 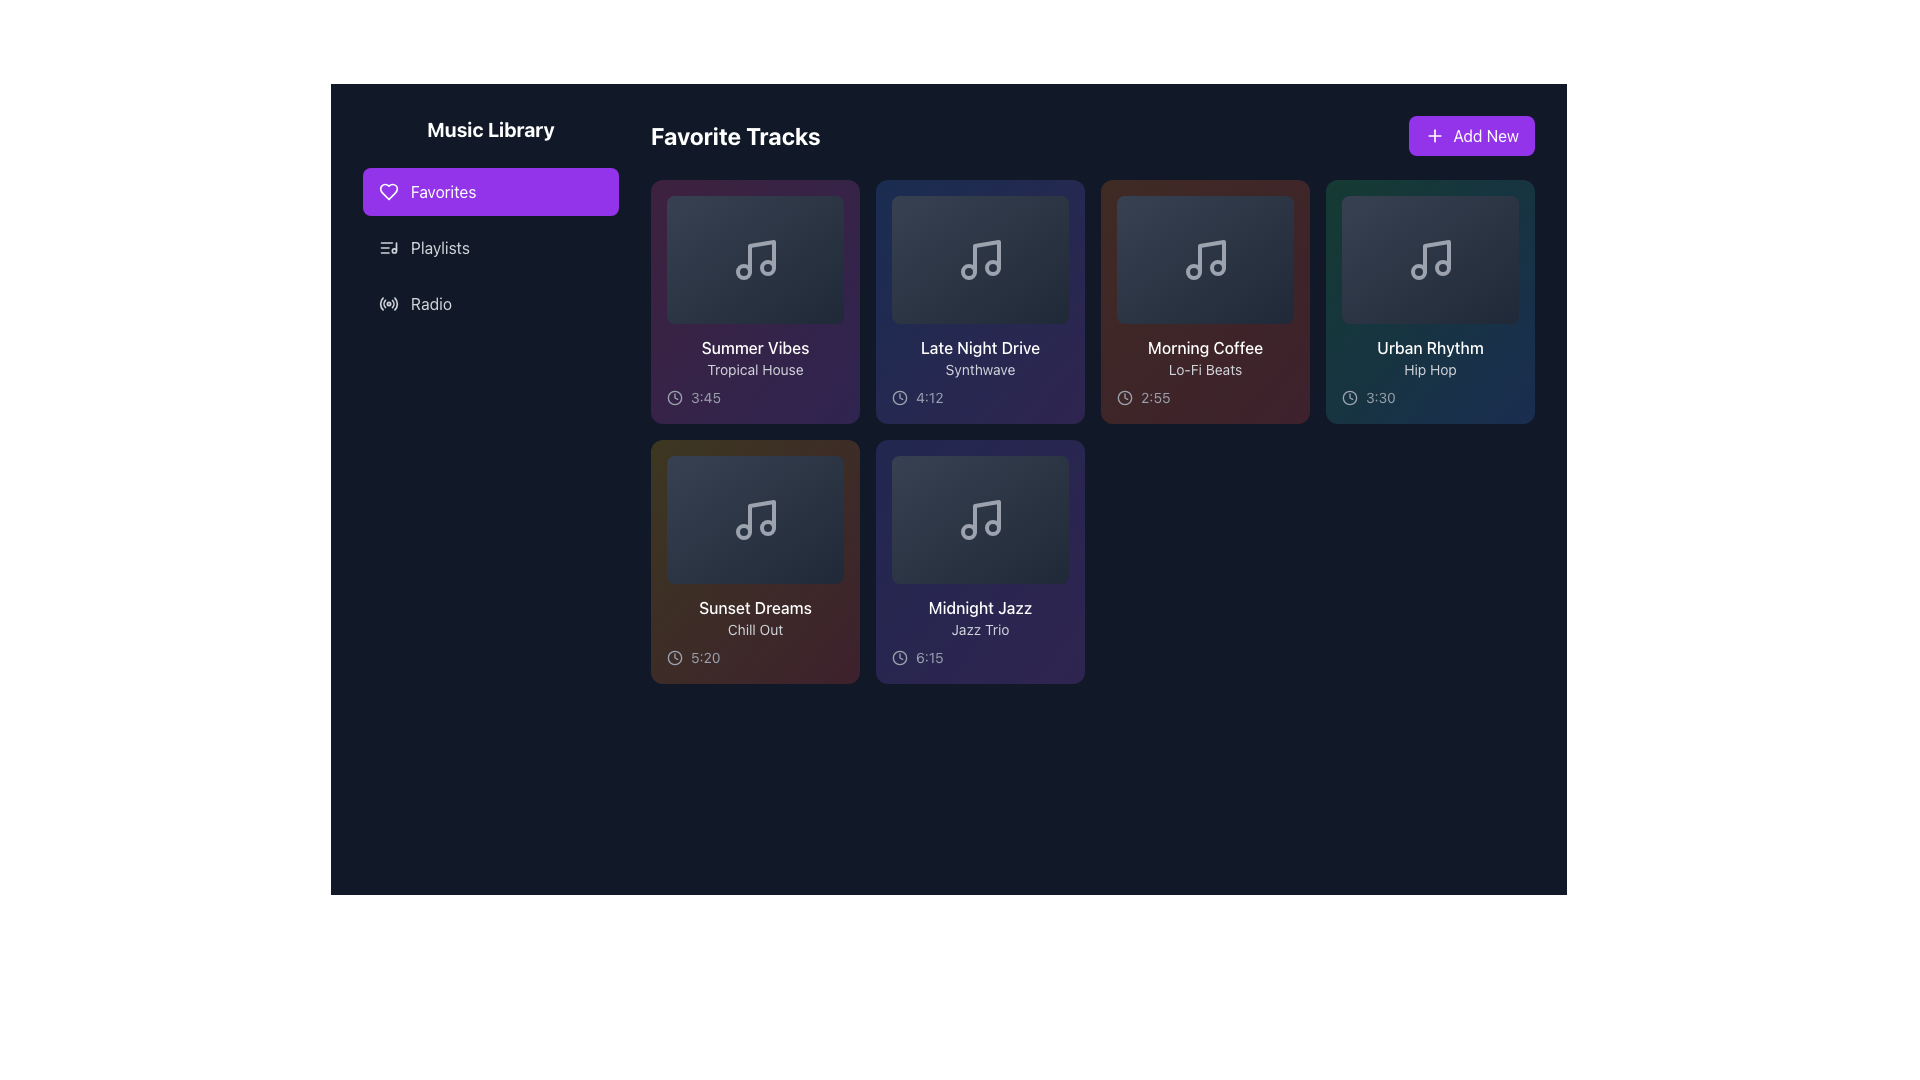 What do you see at coordinates (388, 246) in the screenshot?
I see `the music list icon in the navigation panel` at bounding box center [388, 246].